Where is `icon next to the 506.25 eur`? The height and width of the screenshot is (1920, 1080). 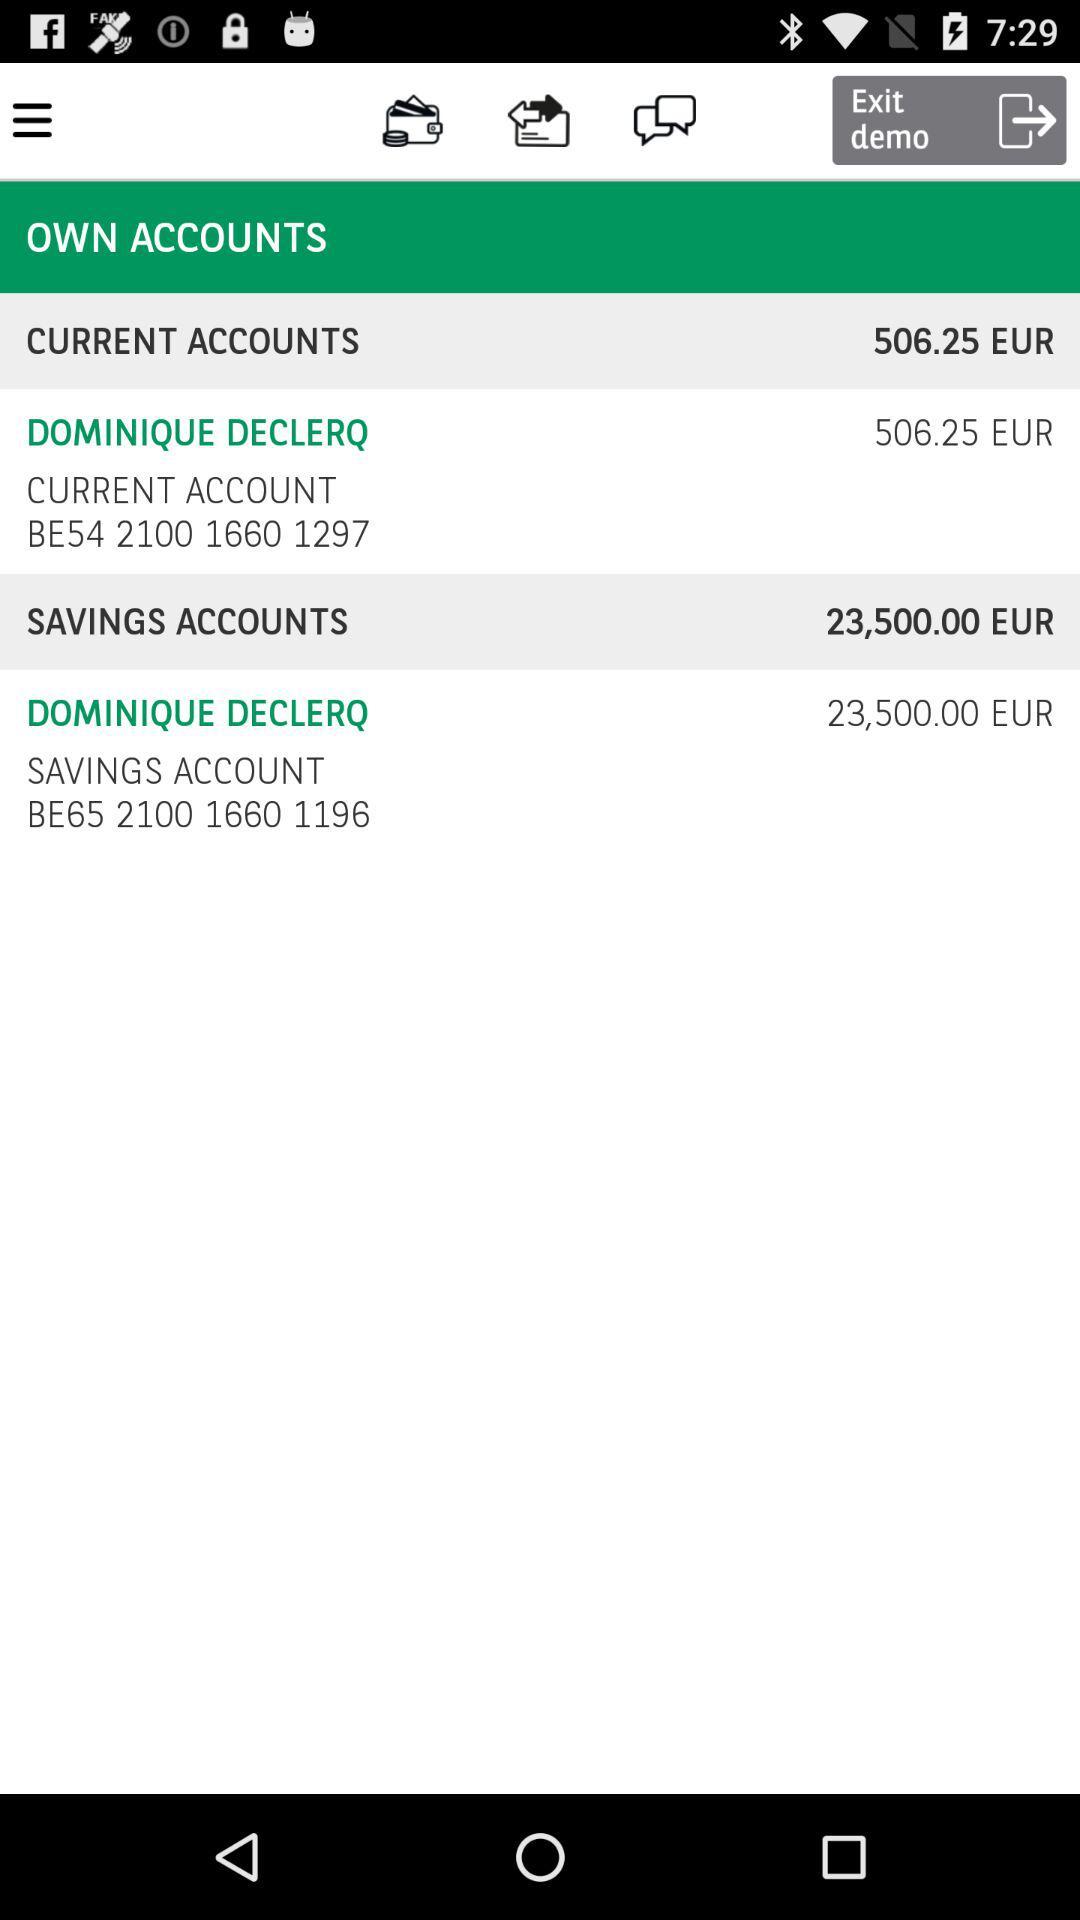
icon next to the 506.25 eur is located at coordinates (181, 490).